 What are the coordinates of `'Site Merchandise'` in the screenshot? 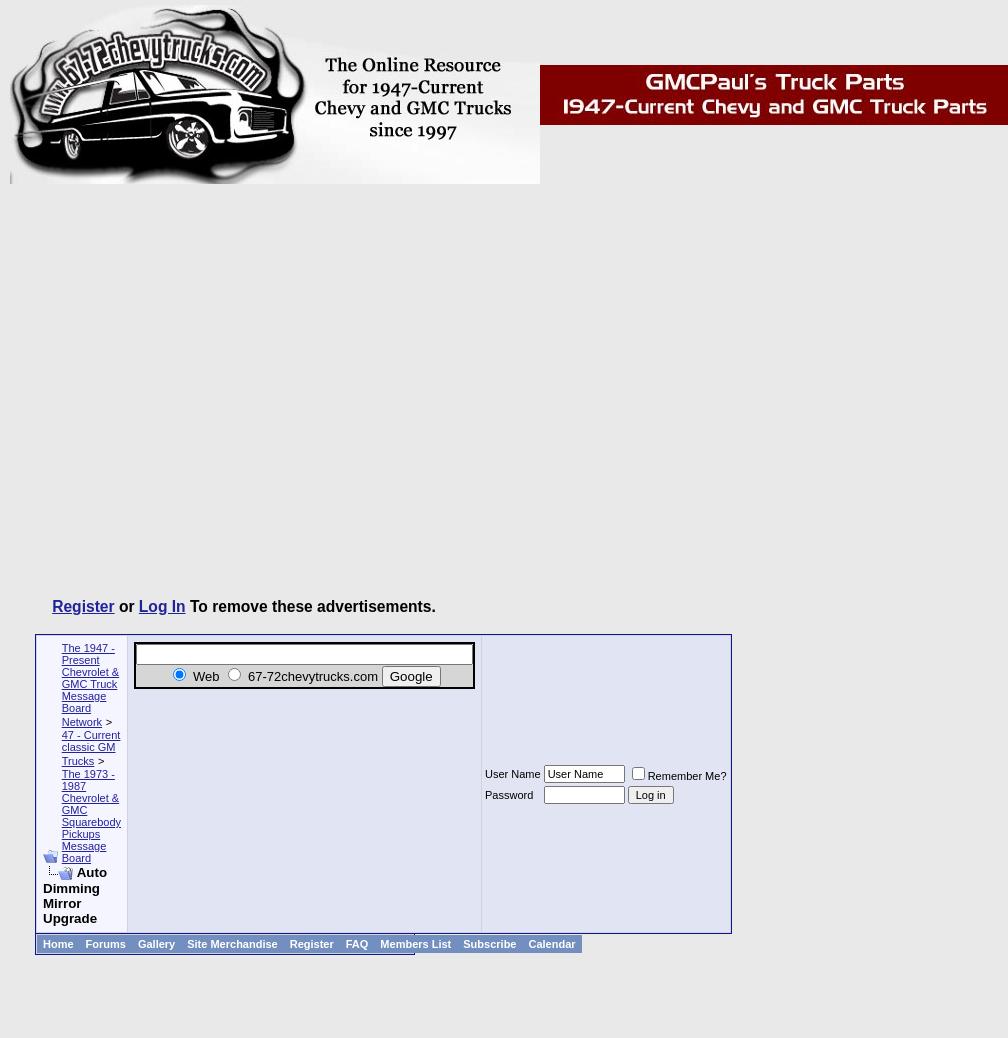 It's located at (232, 943).